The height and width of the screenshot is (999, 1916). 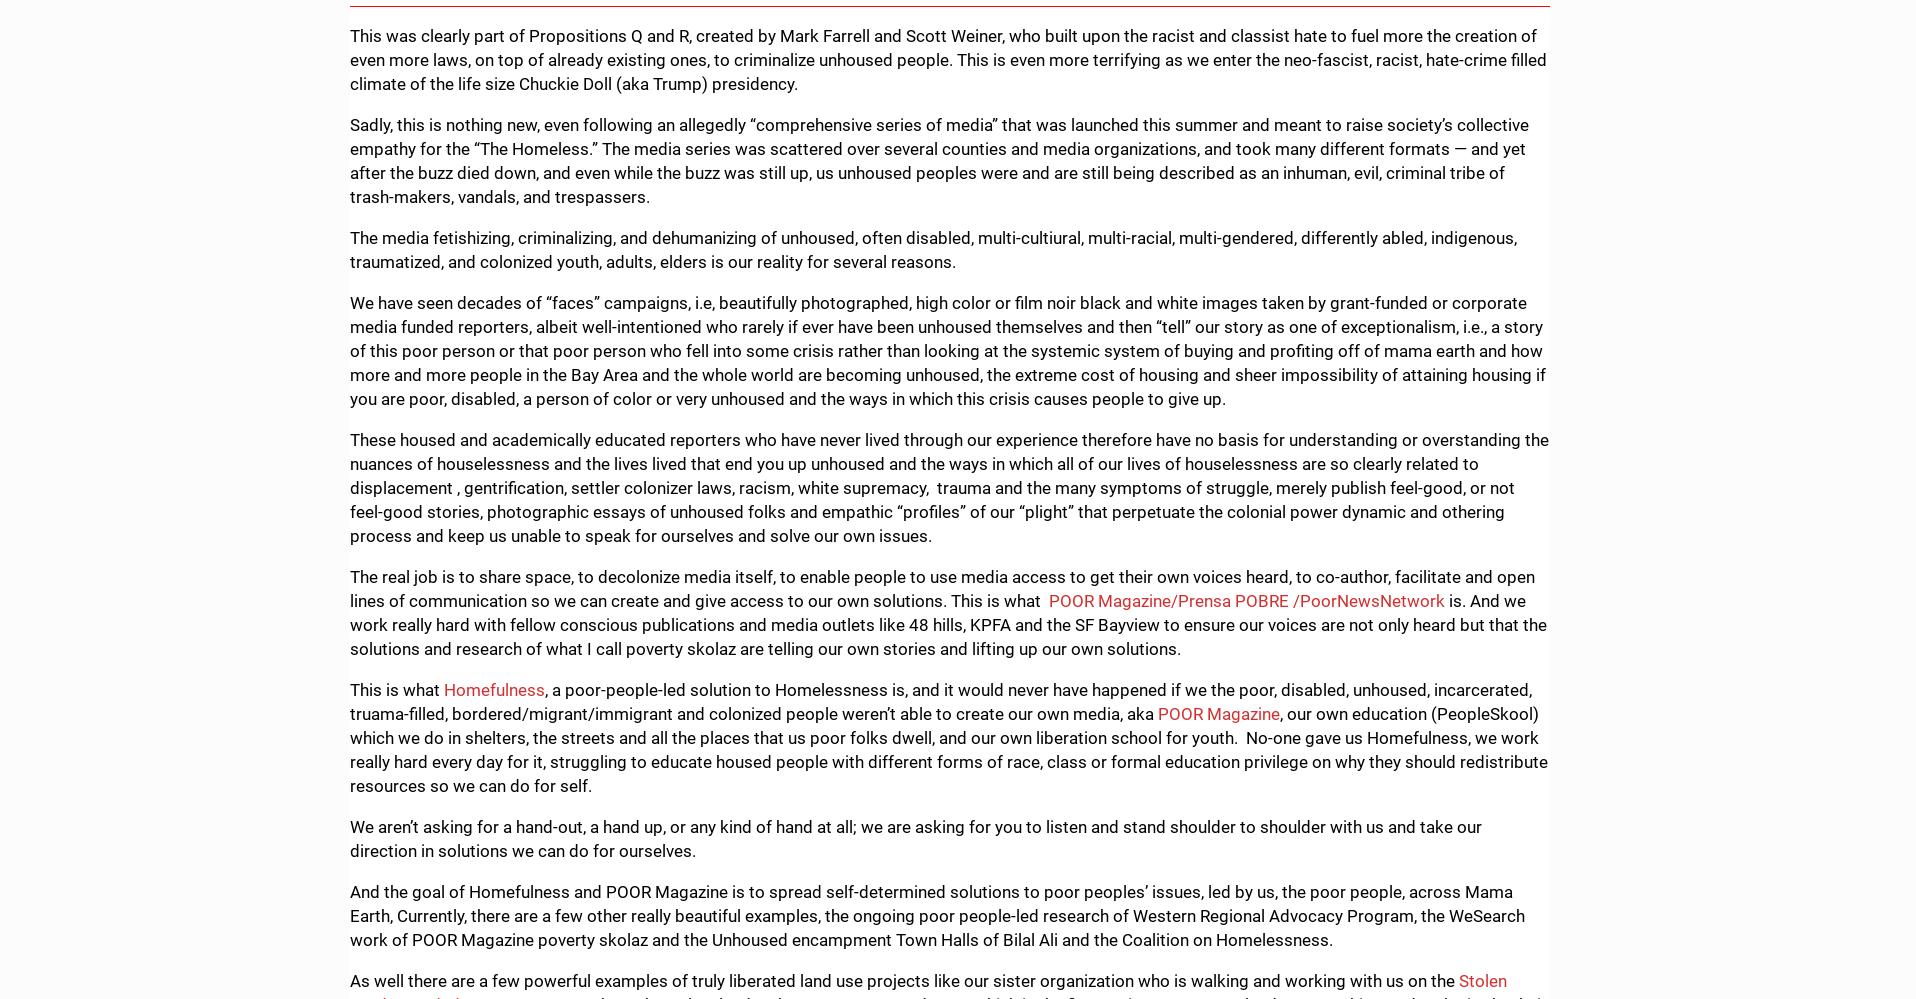 What do you see at coordinates (940, 700) in the screenshot?
I see `', a poor-people-led solution to Homelessness is, and it would never have happened if we the poor, disabled, unhoused, incarcerated, truama-filled, bordered/migrant/immigrant and colonized people weren’t able to create our own media, aka'` at bounding box center [940, 700].